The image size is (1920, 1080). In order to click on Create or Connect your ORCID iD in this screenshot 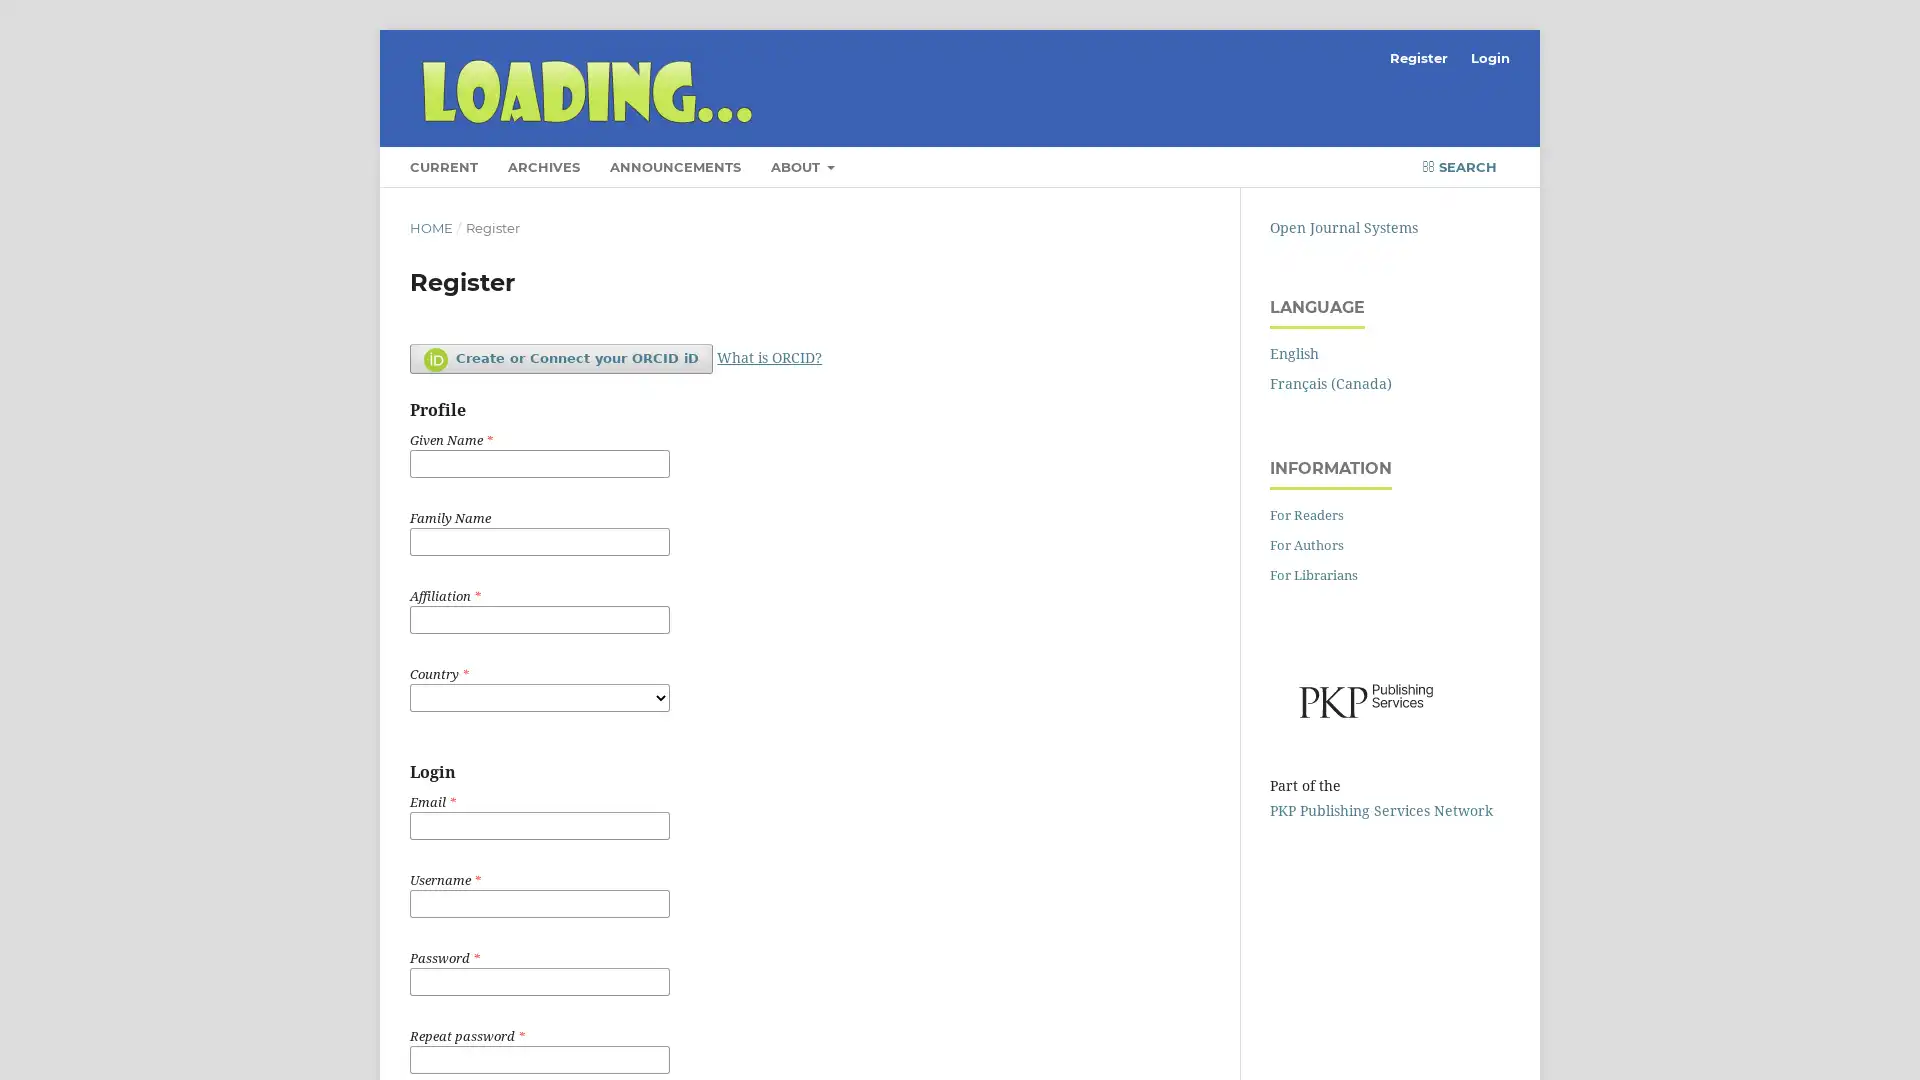, I will do `click(560, 357)`.